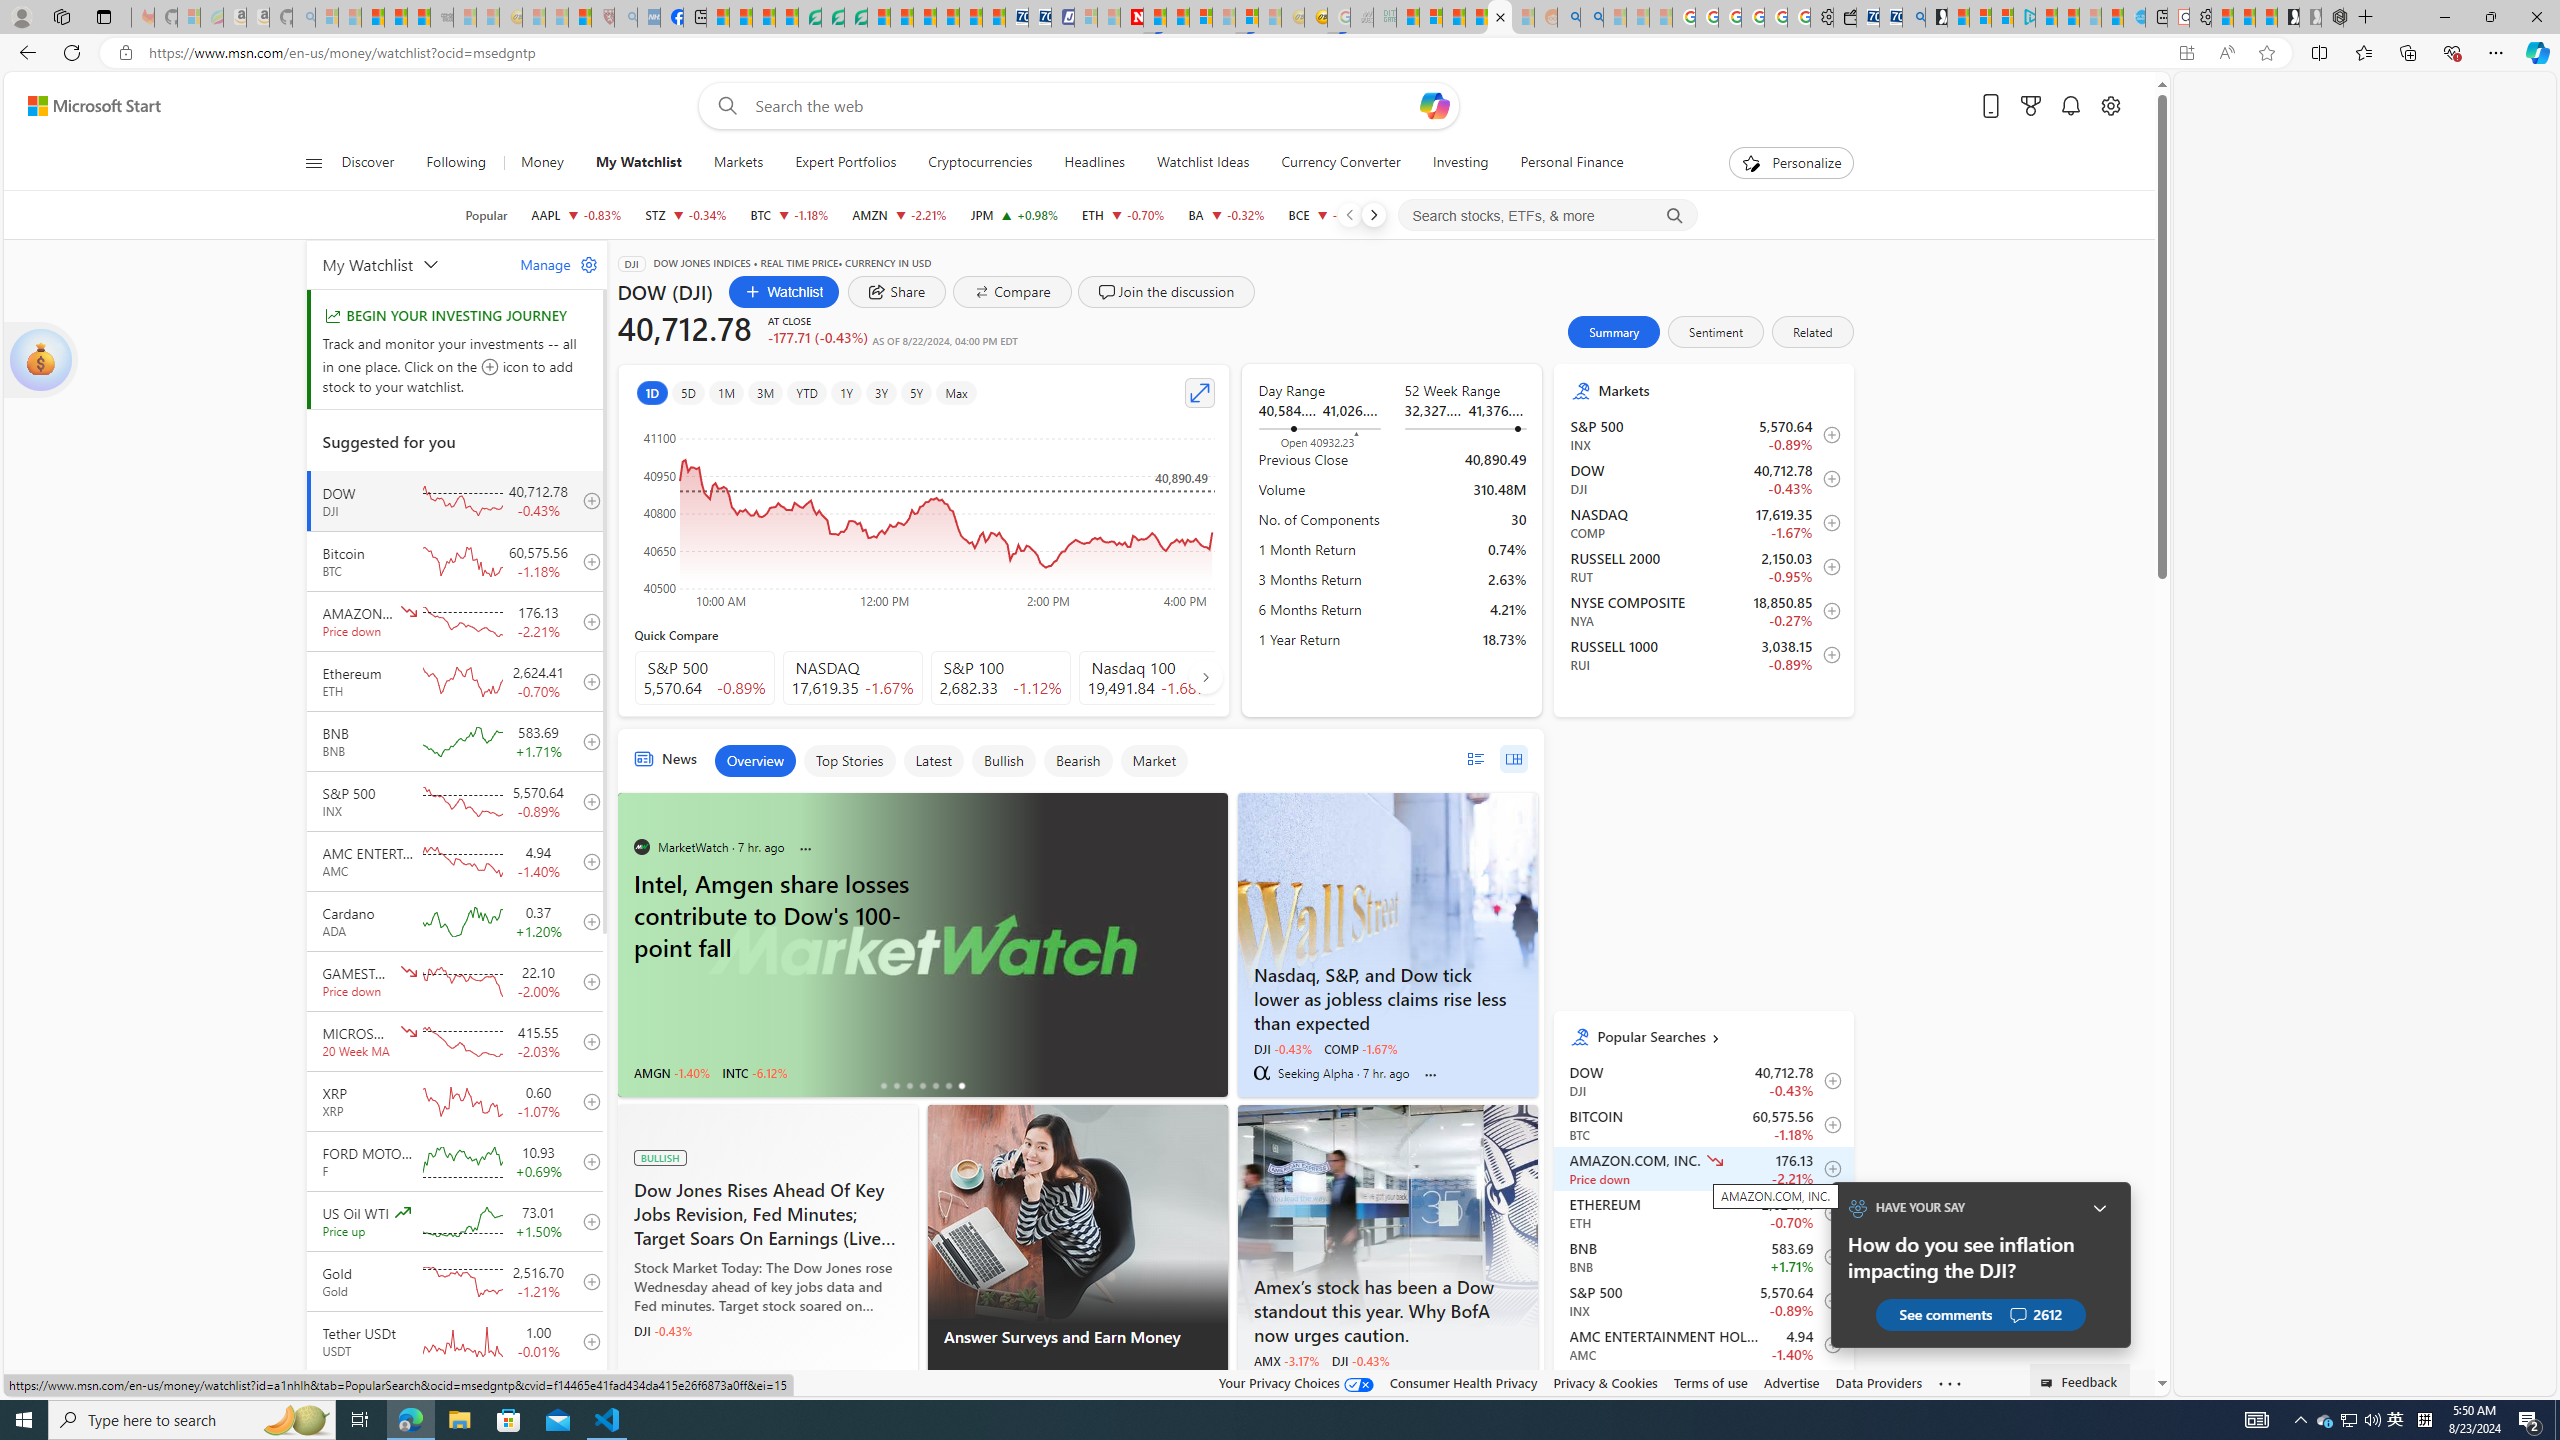 This screenshot has width=2560, height=1440. What do you see at coordinates (440, 16) in the screenshot?
I see `'Combat Siege'` at bounding box center [440, 16].